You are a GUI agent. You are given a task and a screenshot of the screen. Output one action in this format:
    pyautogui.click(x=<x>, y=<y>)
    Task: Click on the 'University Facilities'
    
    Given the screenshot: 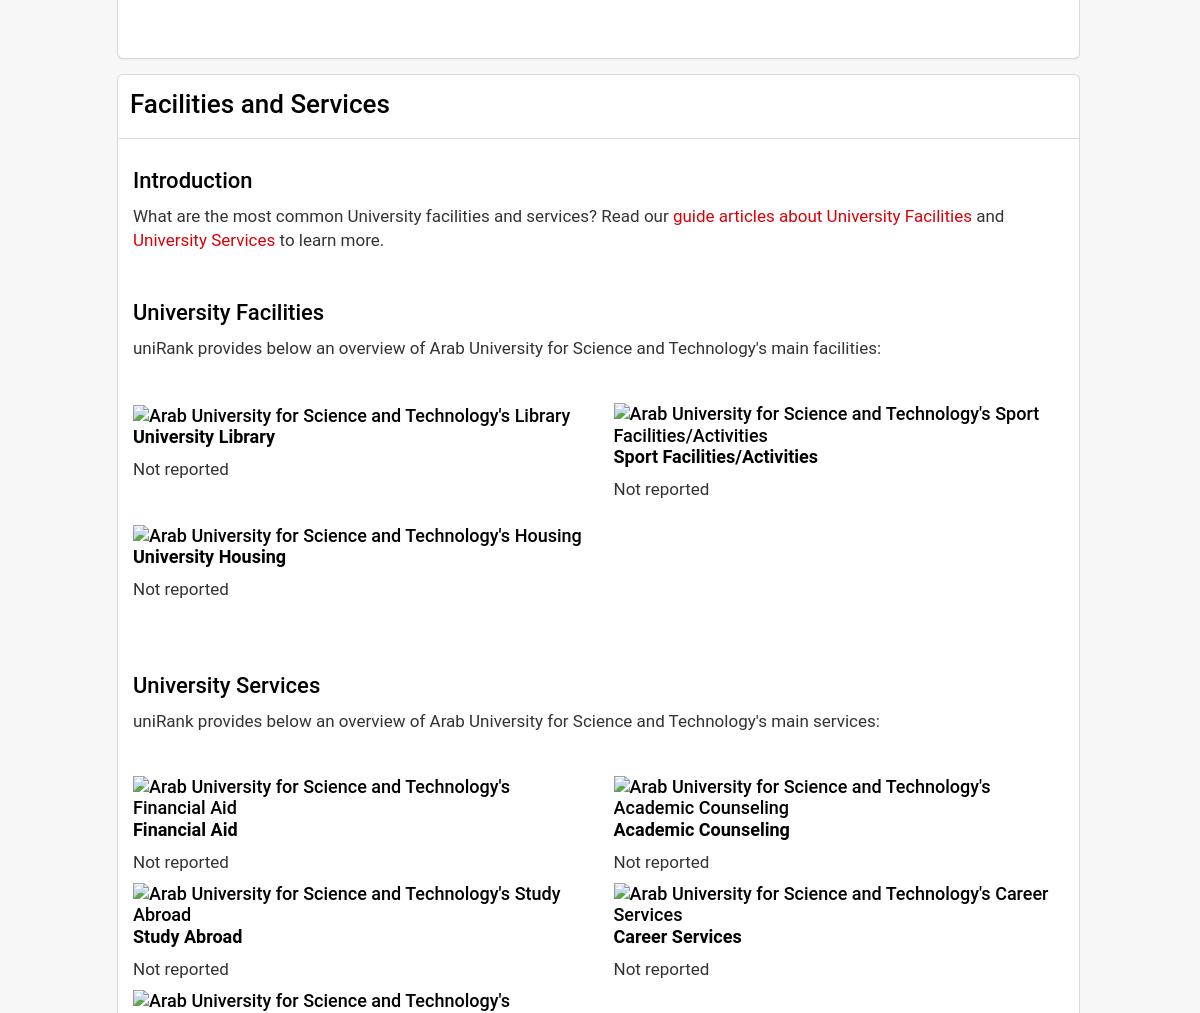 What is the action you would take?
    pyautogui.click(x=227, y=312)
    